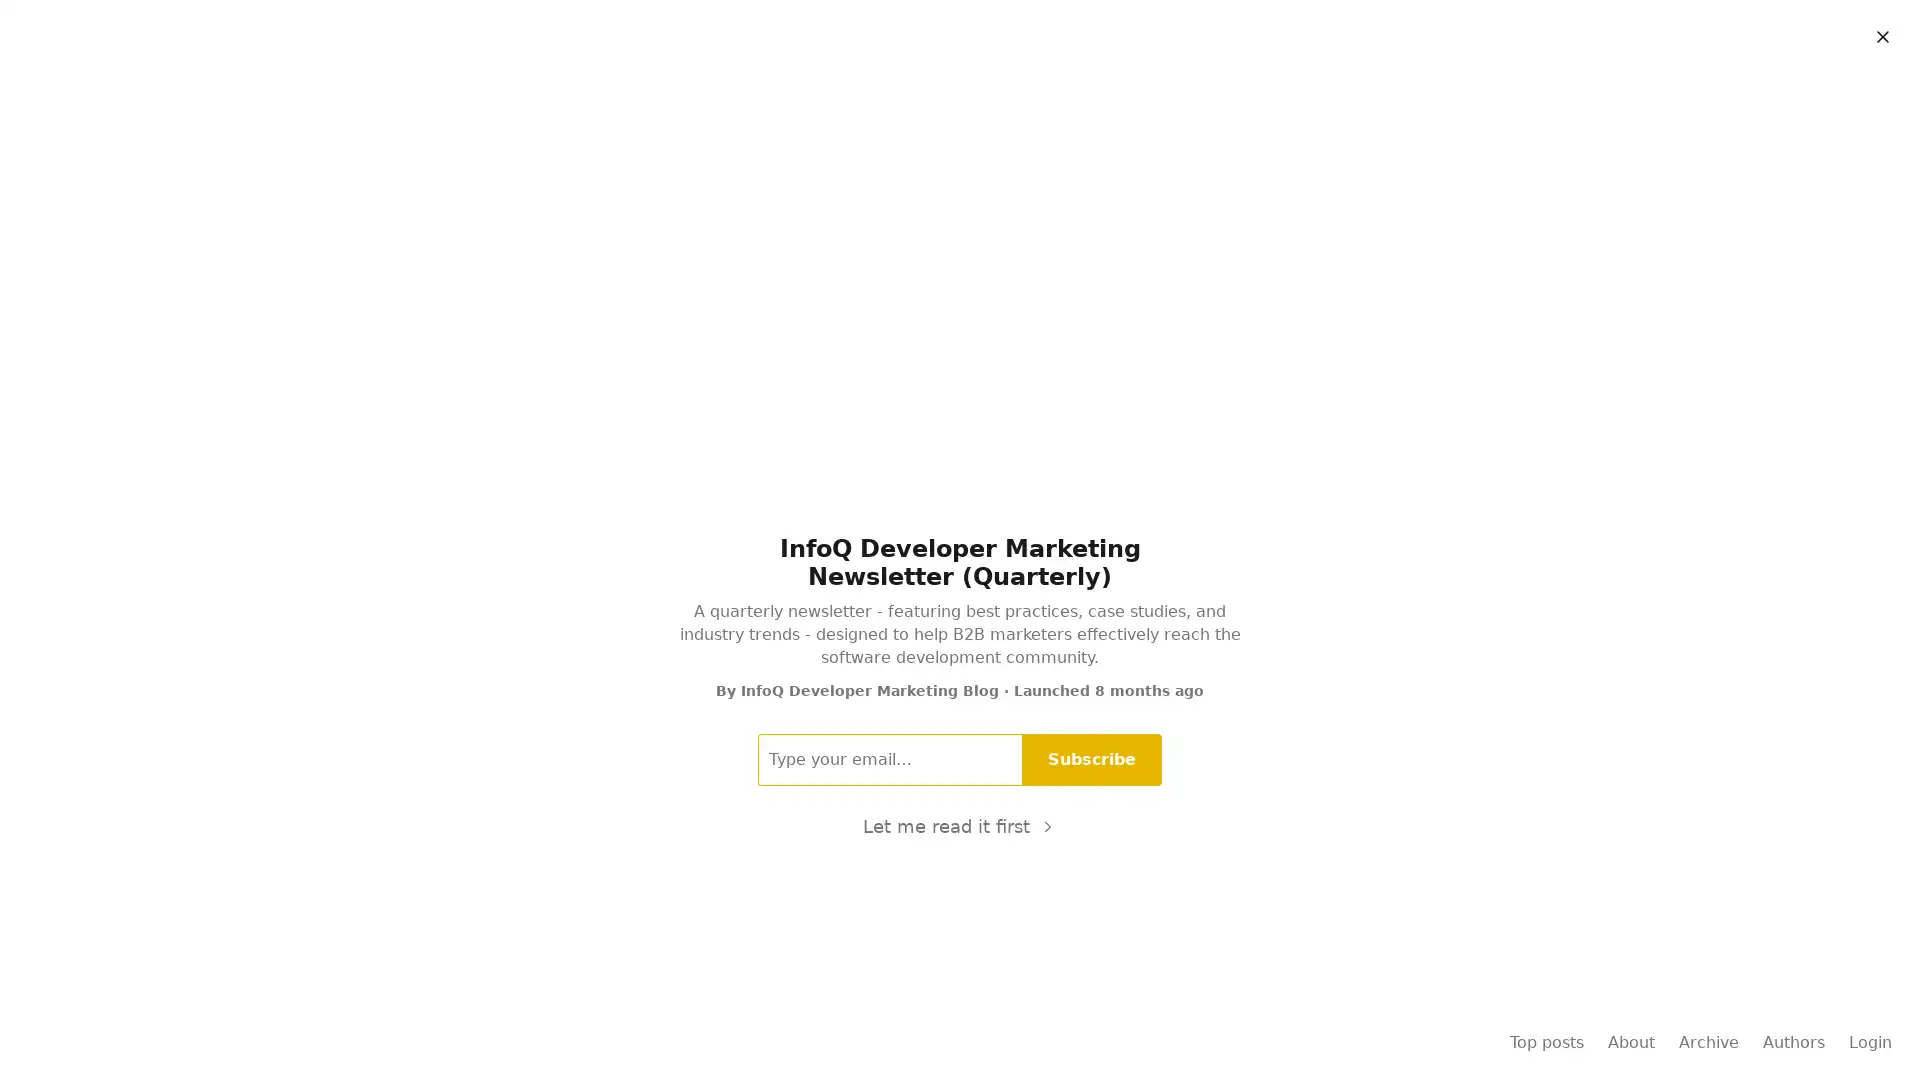  Describe the element at coordinates (957, 87) in the screenshot. I see `Newsletters` at that location.